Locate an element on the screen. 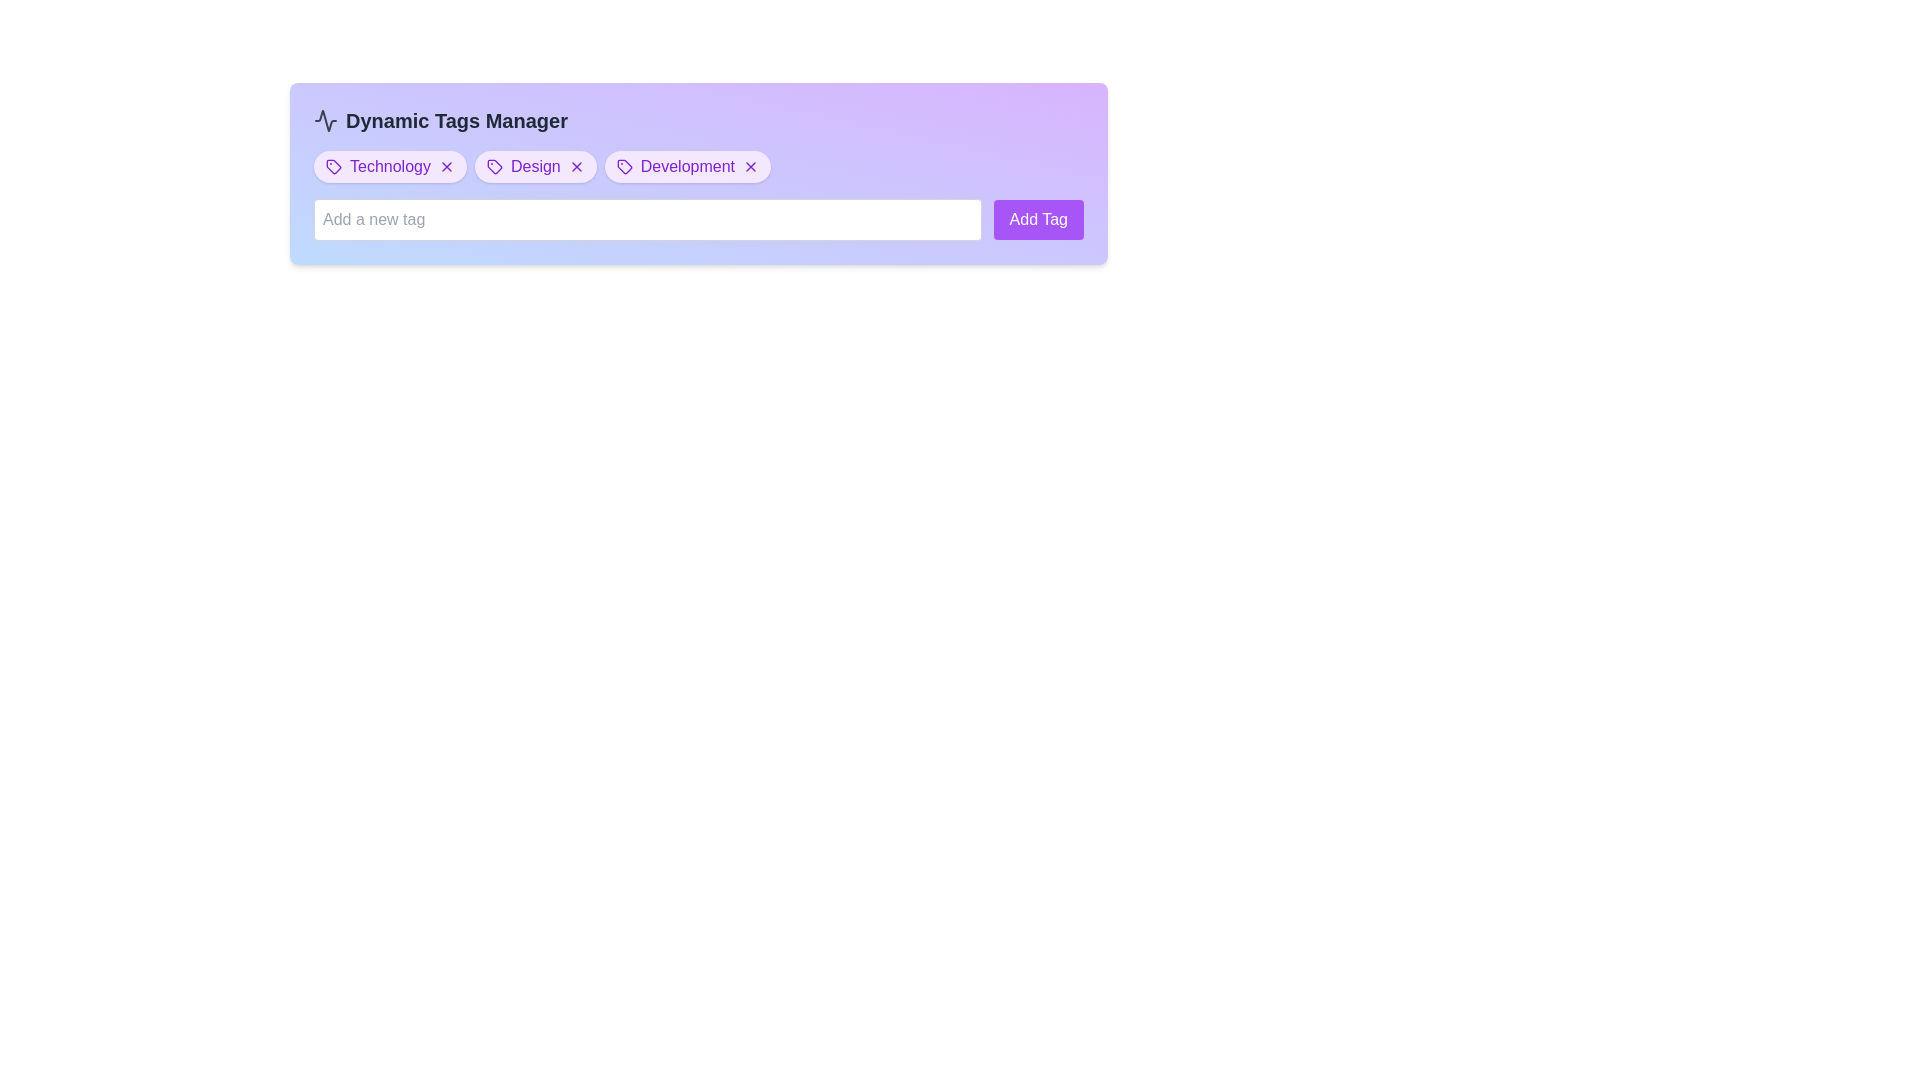  the small, round tag icon styled in purple tones, located to the left of the word 'Technology' within the 'Technology' tag component is located at coordinates (334, 165).